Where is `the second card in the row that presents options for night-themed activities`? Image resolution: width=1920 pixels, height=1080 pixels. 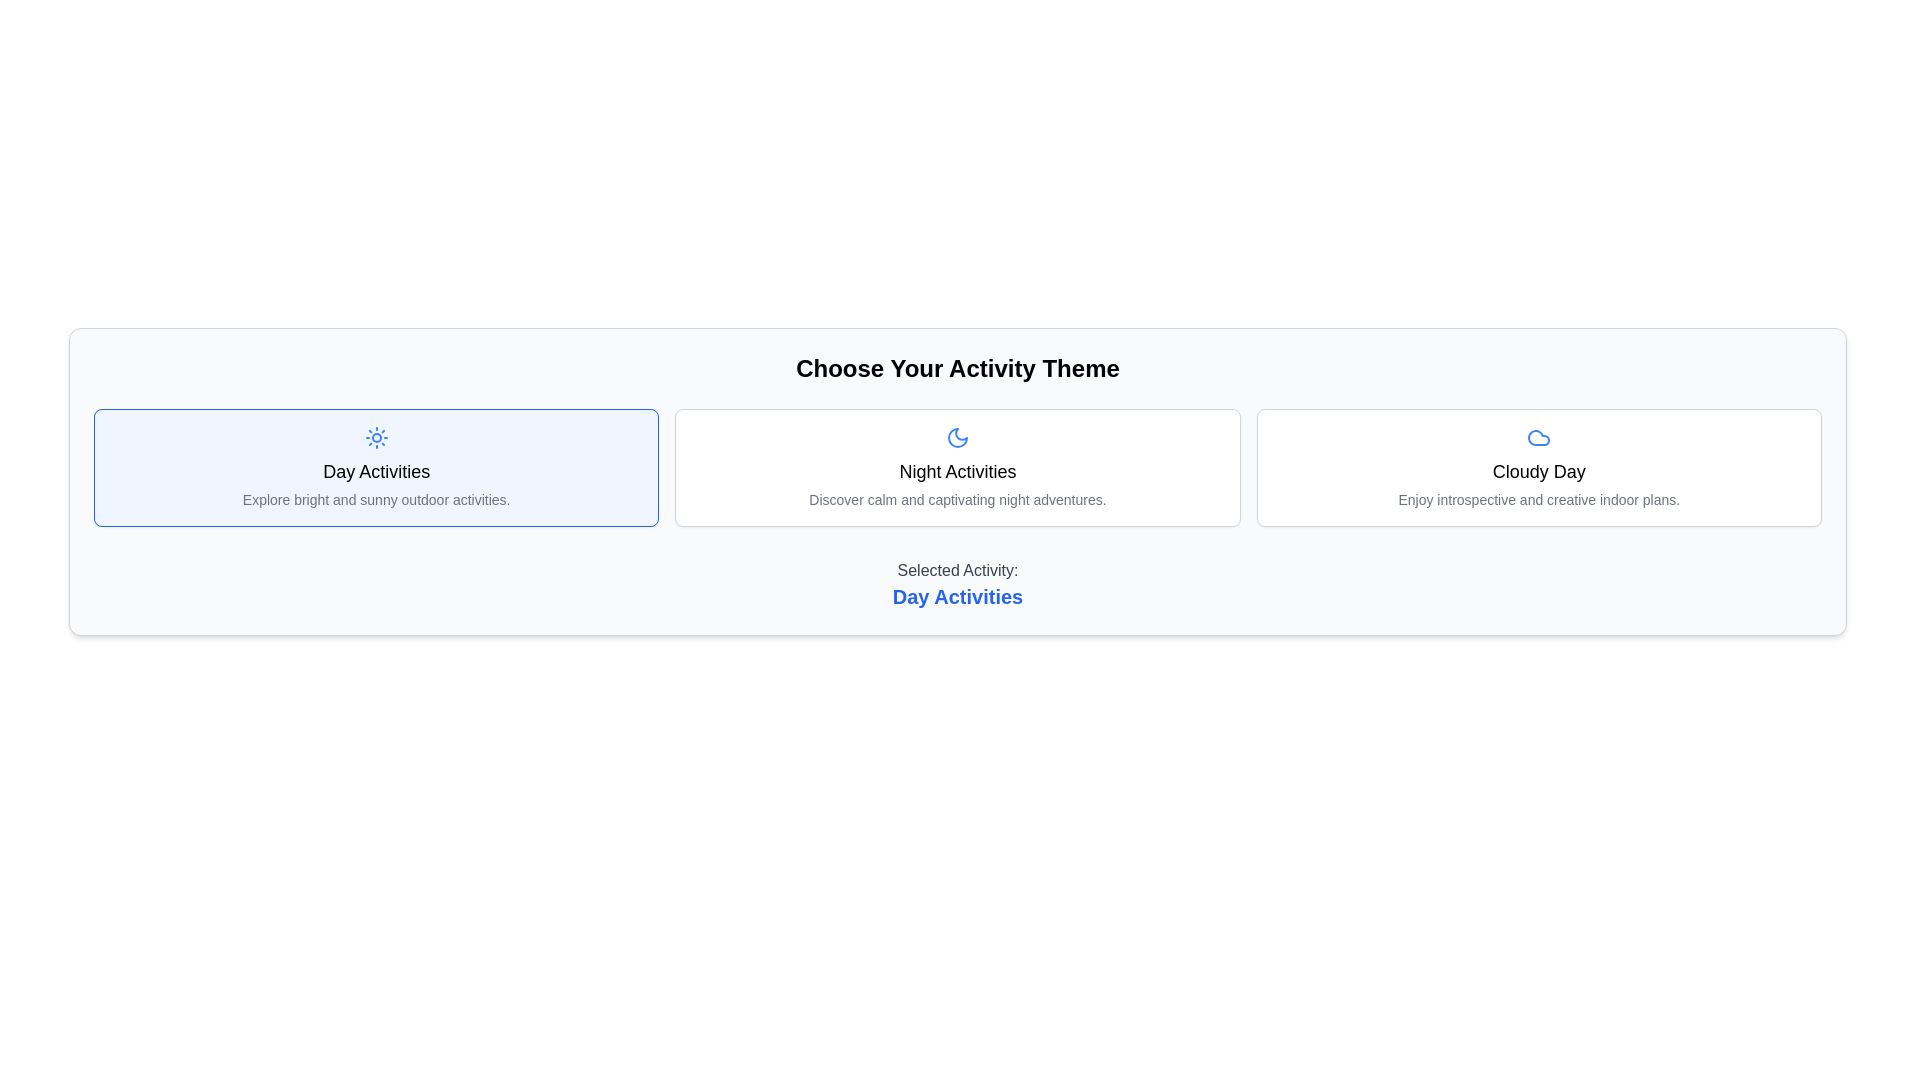
the second card in the row that presents options for night-themed activities is located at coordinates (957, 467).